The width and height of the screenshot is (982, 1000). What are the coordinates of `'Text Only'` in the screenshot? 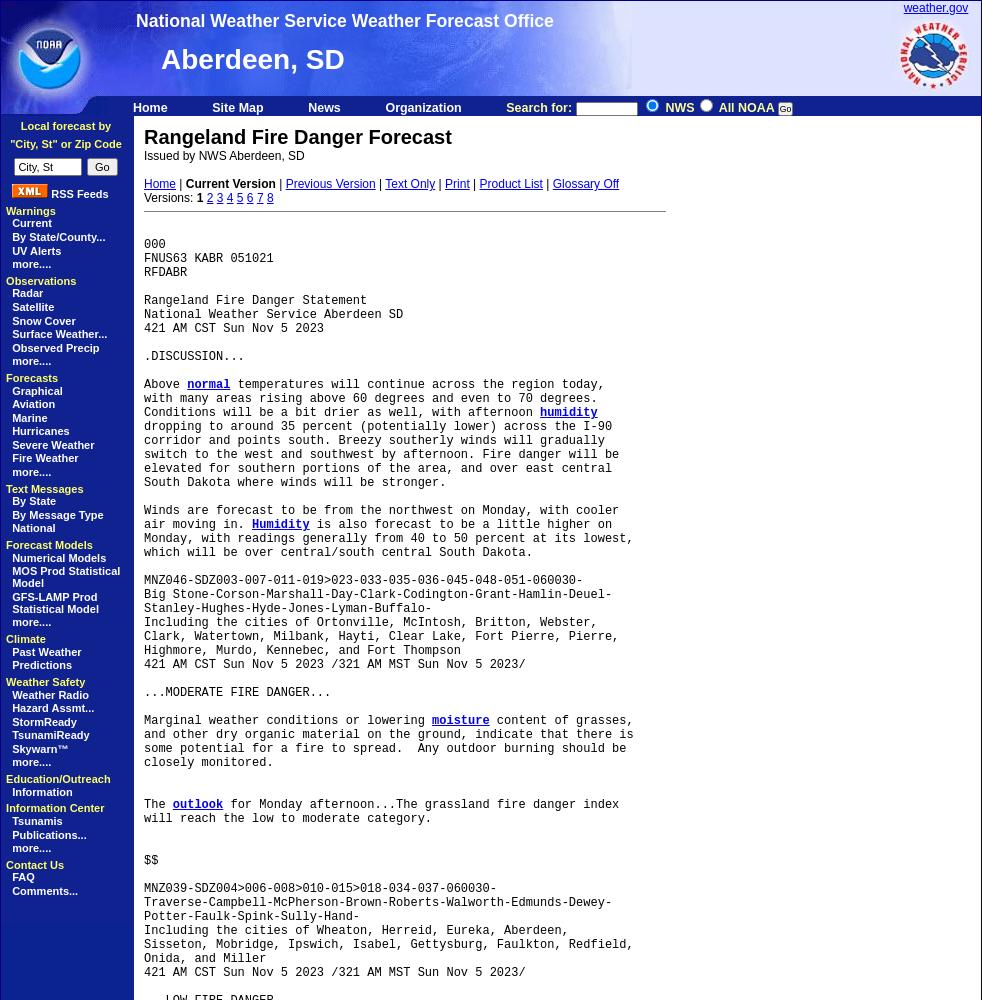 It's located at (385, 184).